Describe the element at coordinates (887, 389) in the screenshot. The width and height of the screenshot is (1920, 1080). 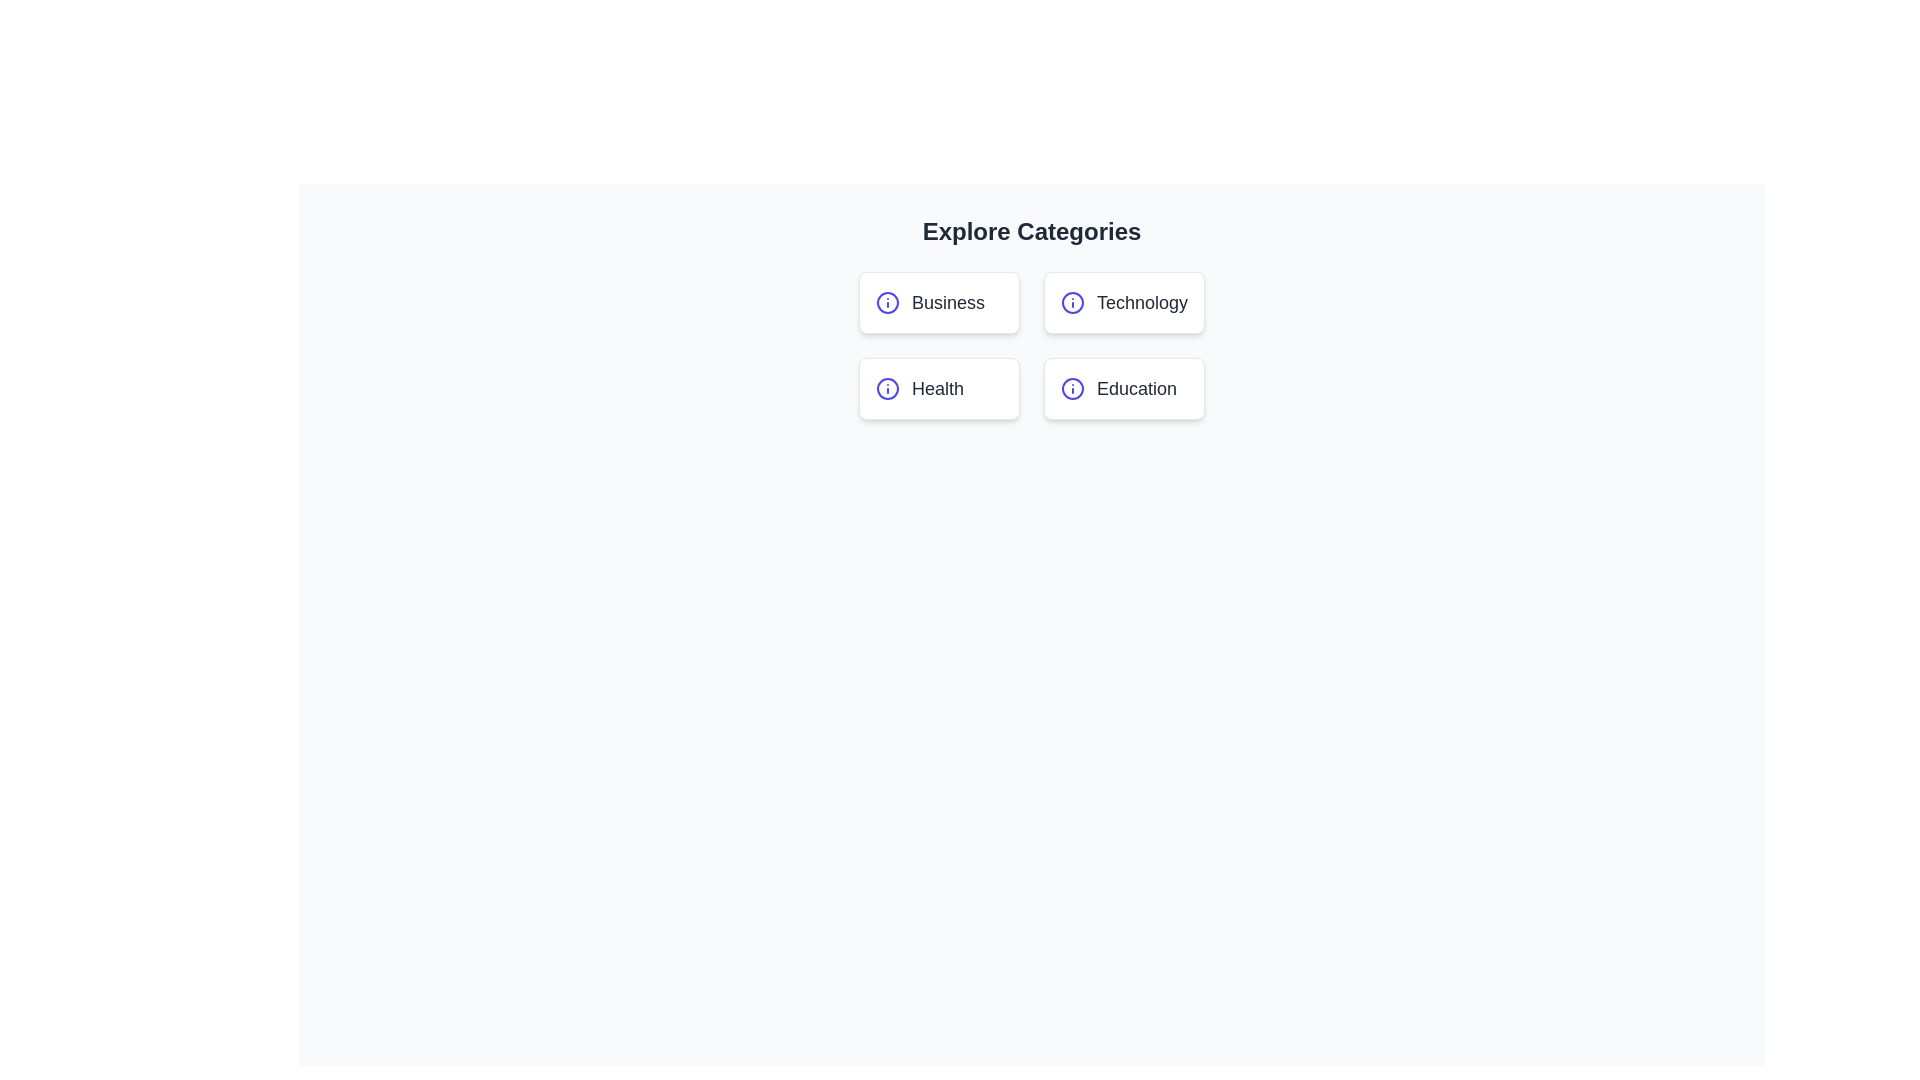
I see `the decorative circle in the 'Health' icon located in the second row, first column of the 'Explore Categories' grid` at that location.